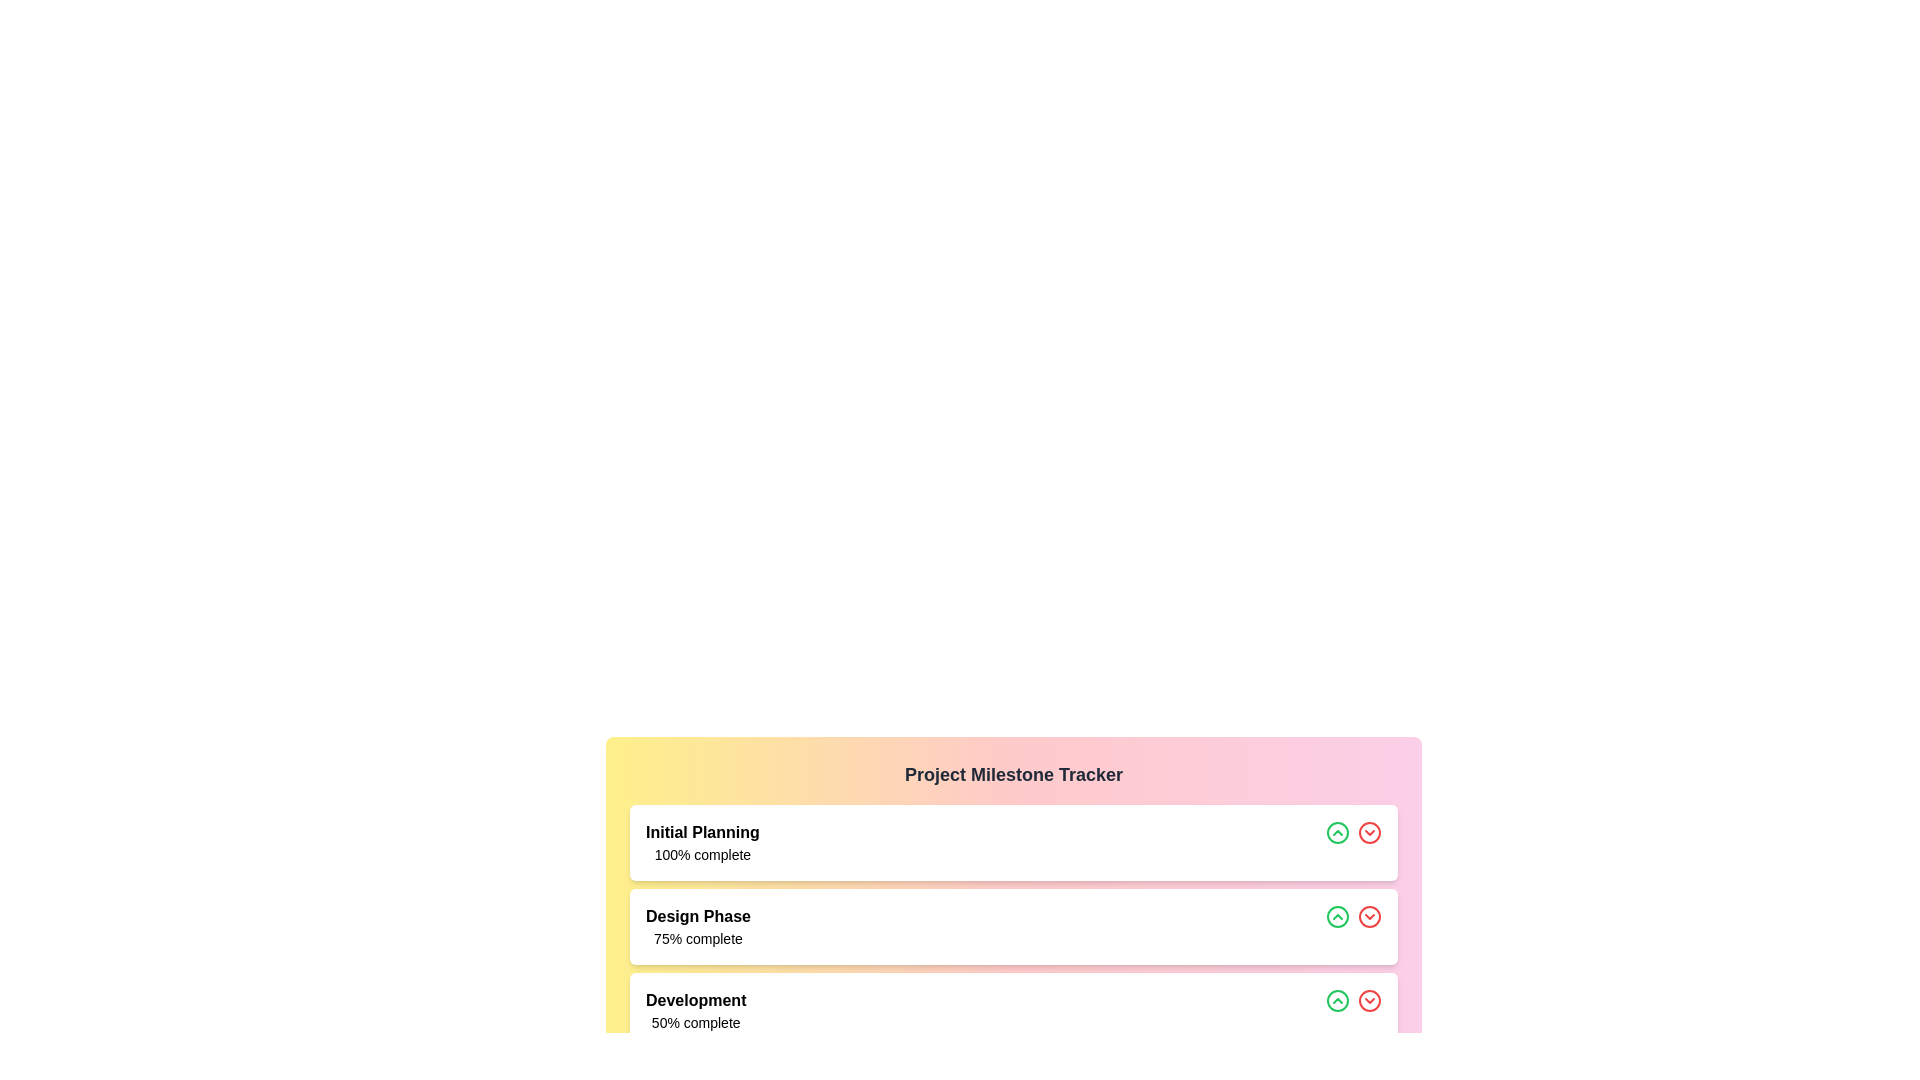  Describe the element at coordinates (1368, 833) in the screenshot. I see `the circular red button with a downward-pointing chevron located in the top-right corner of the second milestone row in the project tracker interface to interact with it` at that location.